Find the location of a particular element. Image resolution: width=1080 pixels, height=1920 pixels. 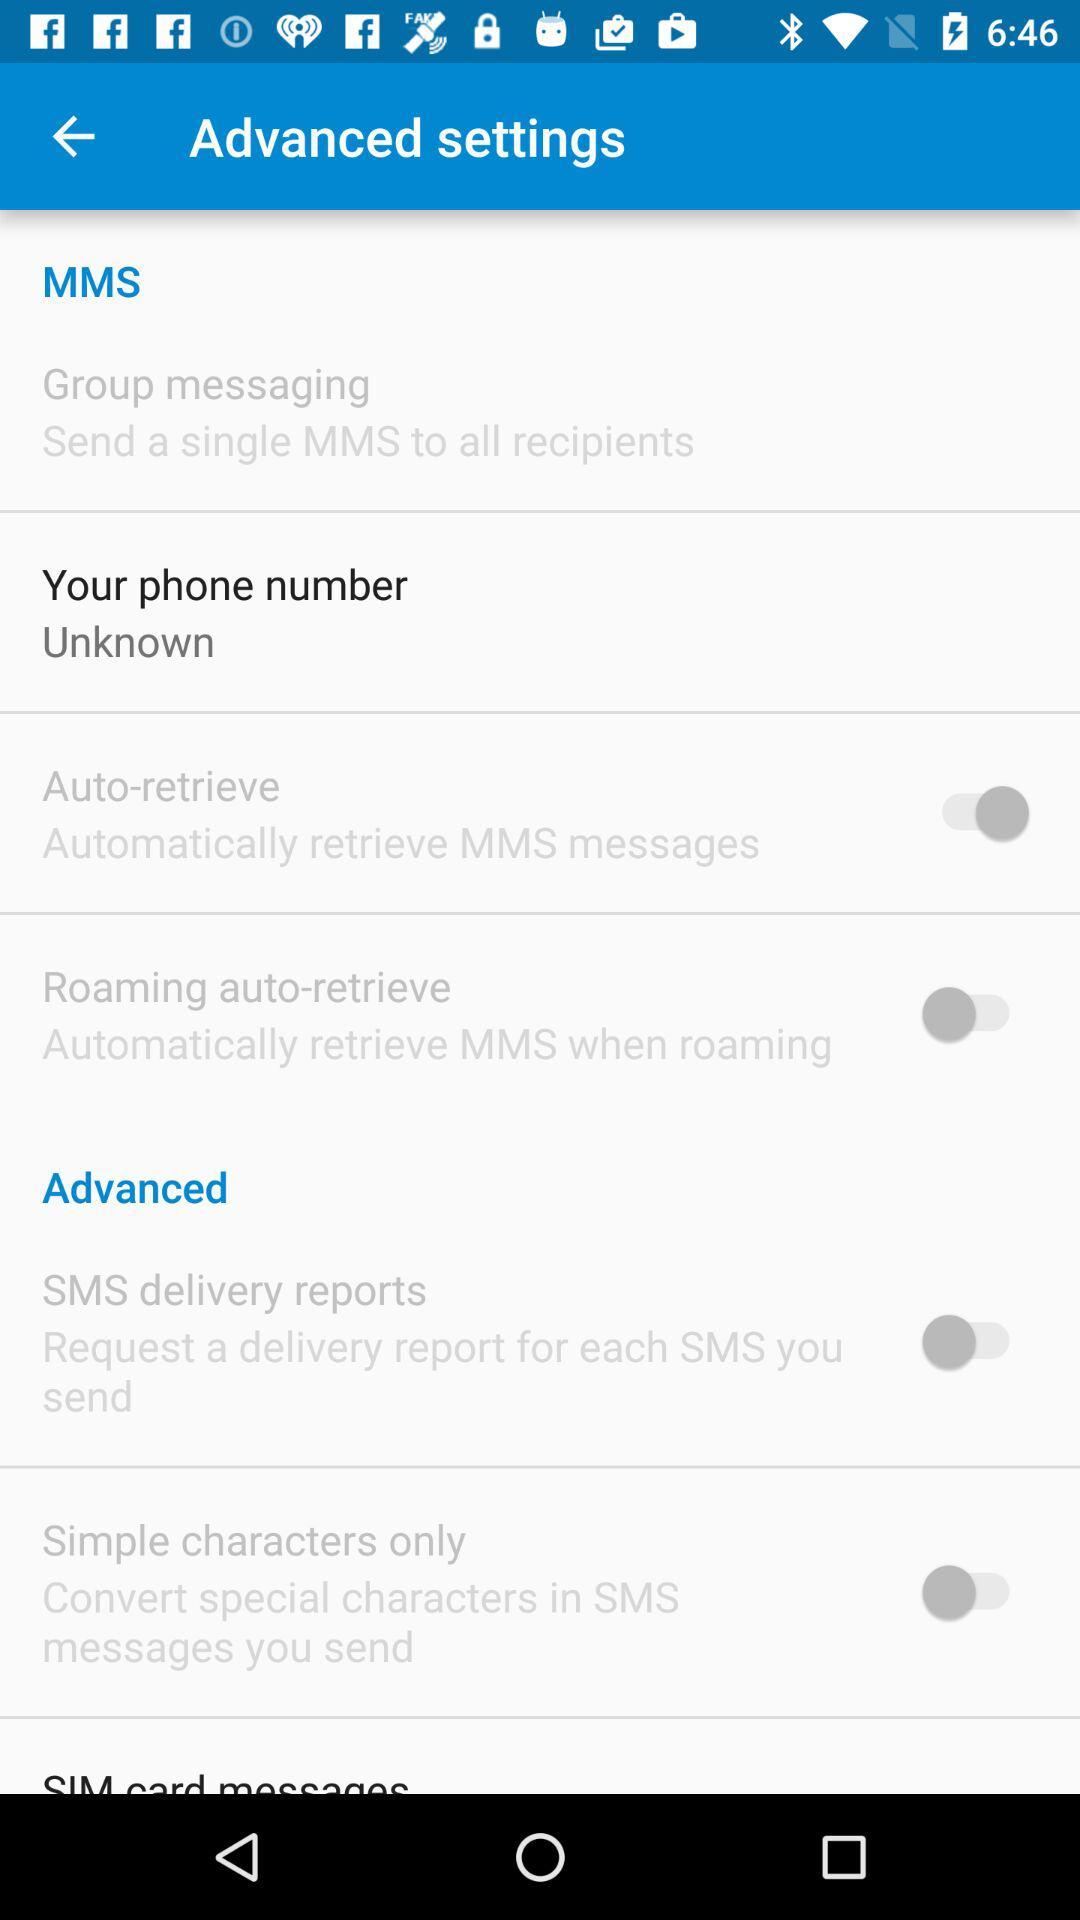

the icon above the convert special characters icon is located at coordinates (253, 1538).